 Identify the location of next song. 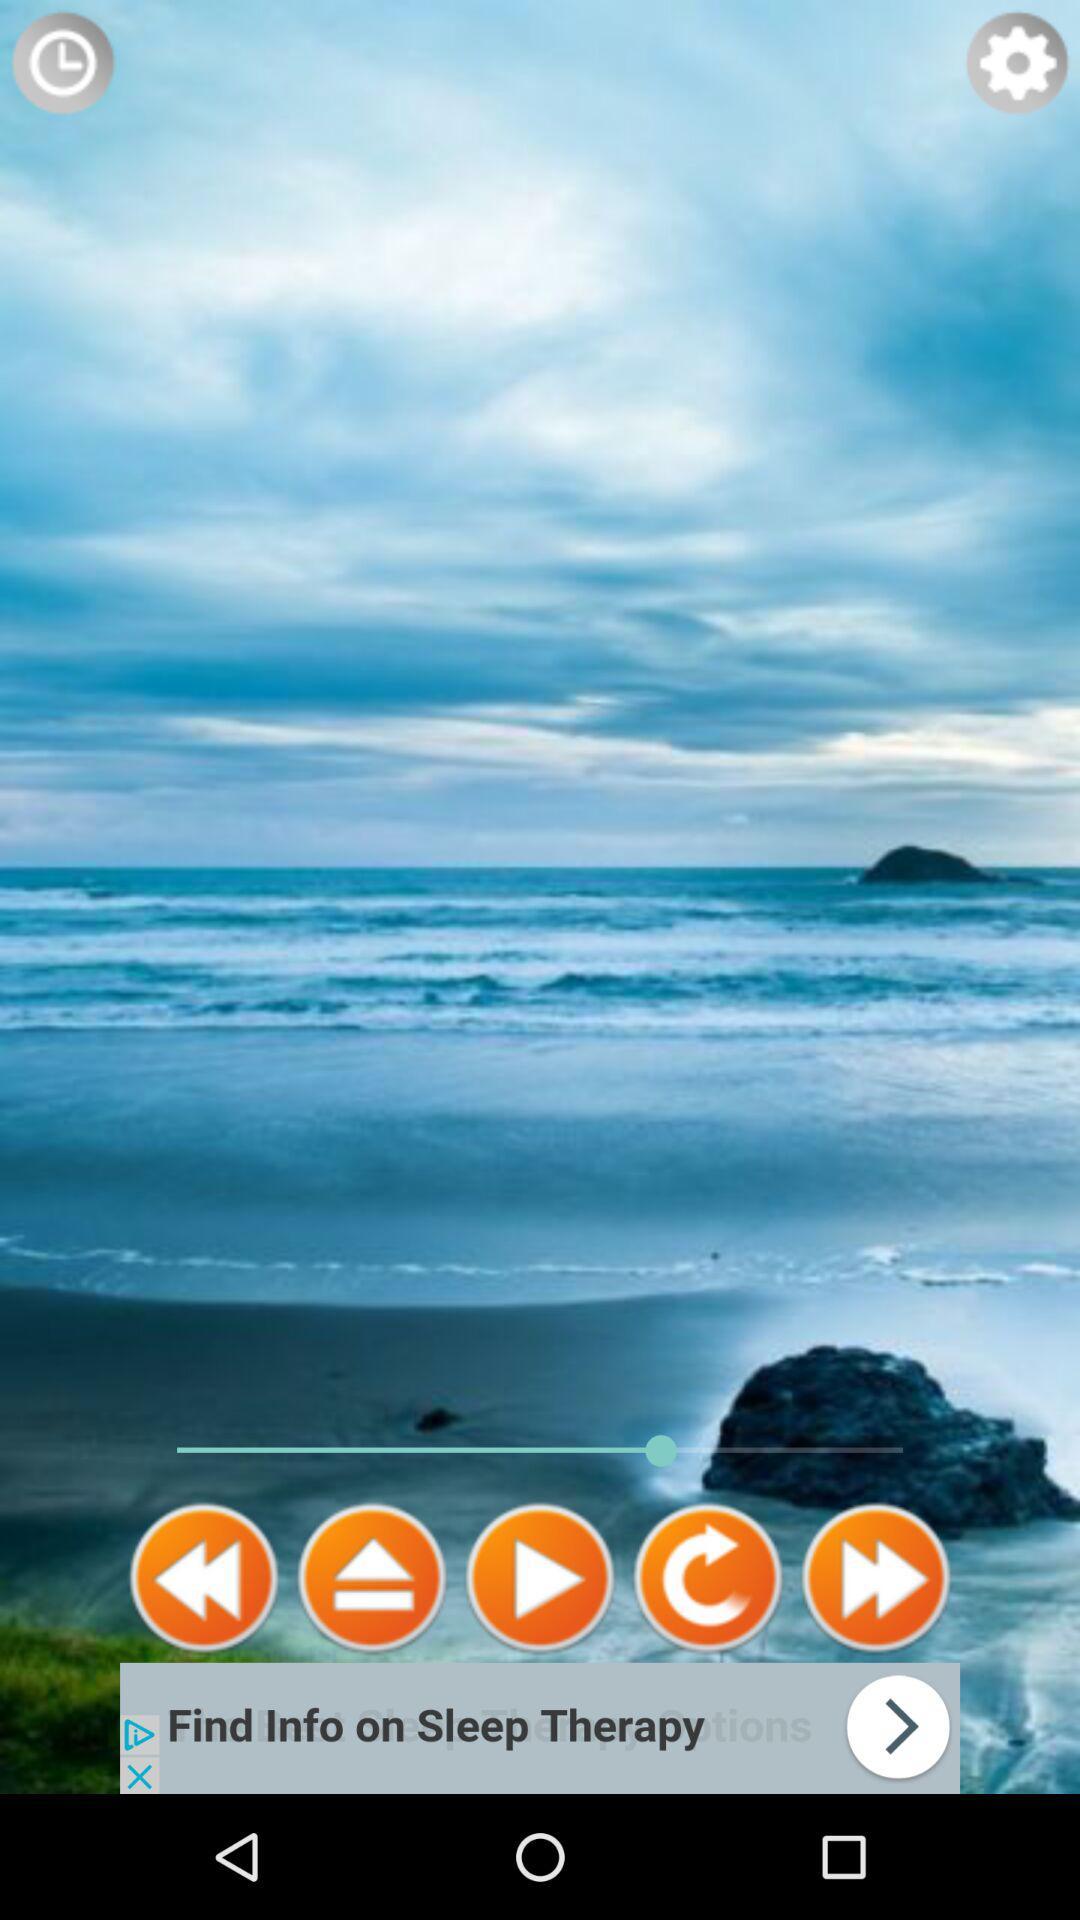
(874, 1577).